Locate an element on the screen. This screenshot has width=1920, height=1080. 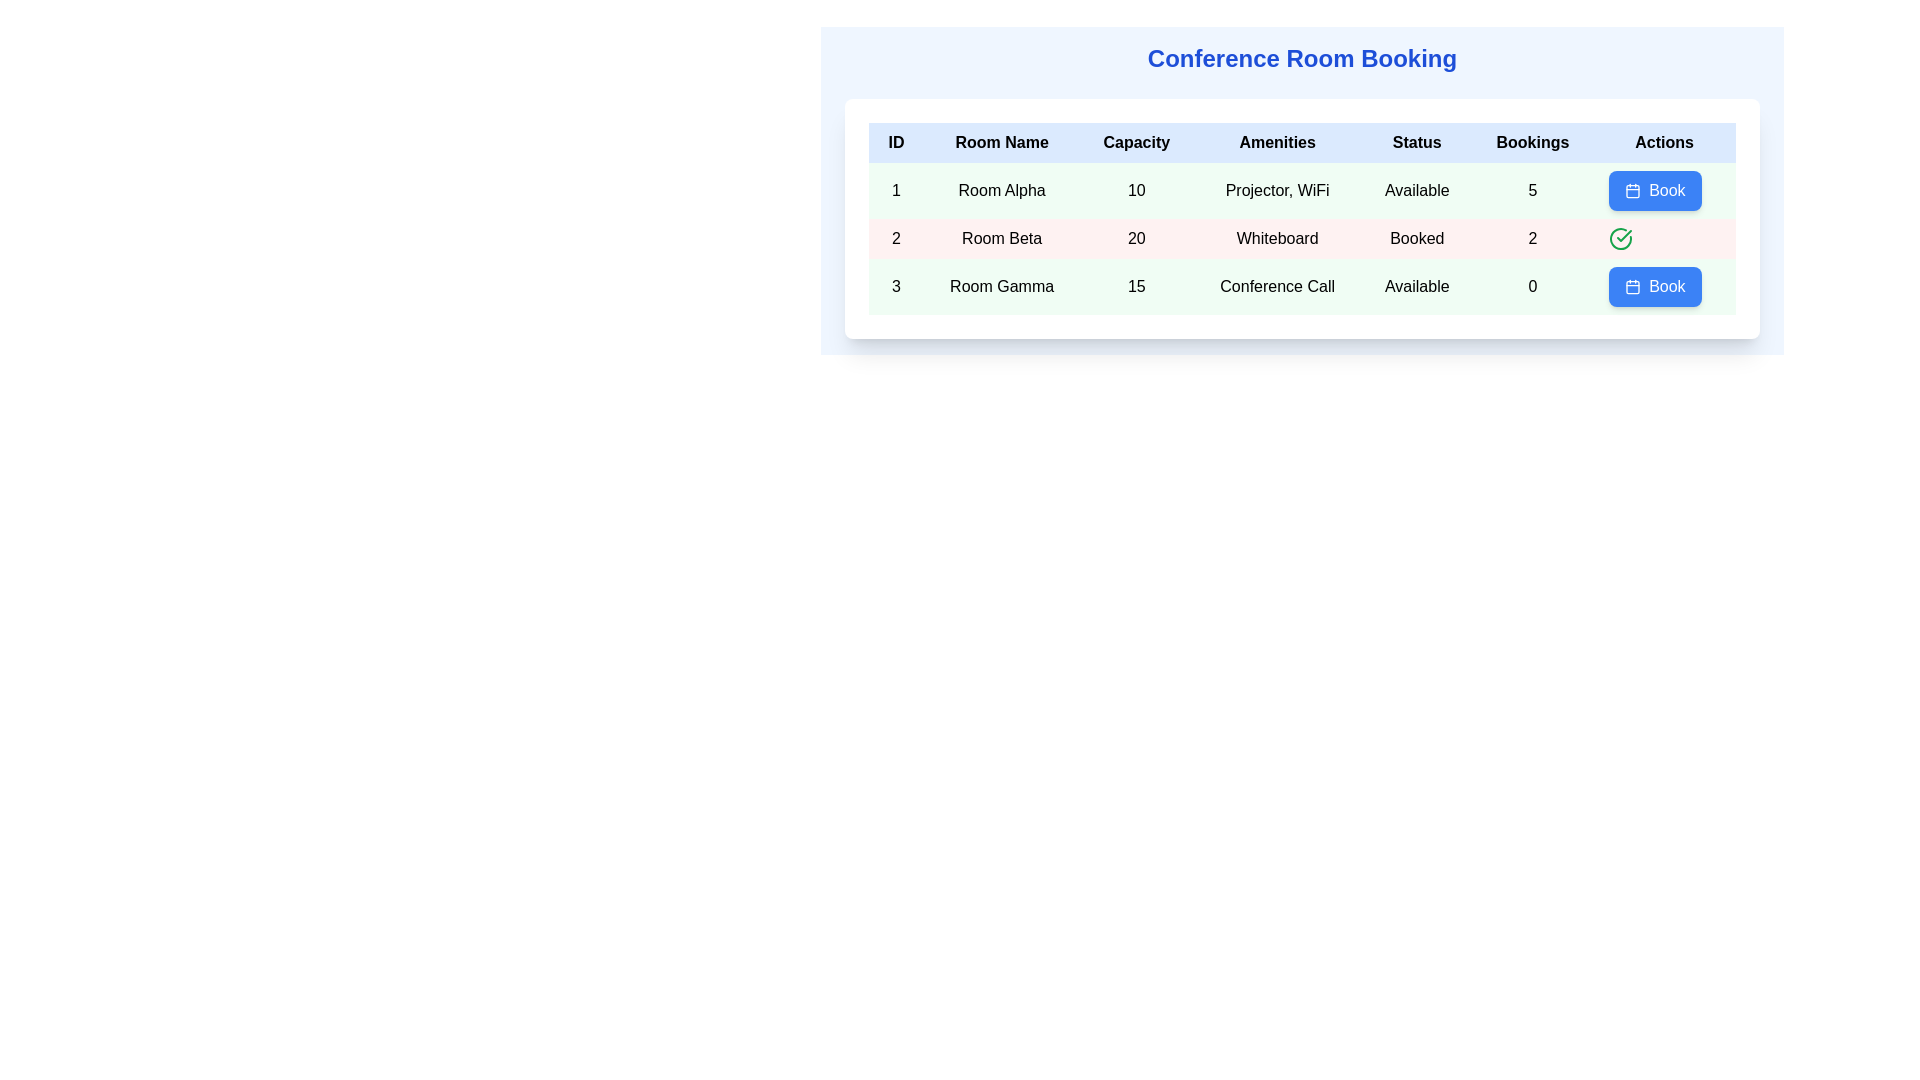
the numeric value '10' displayed under the 'Capacity' column for 'Room Alpha' in the first row of the table is located at coordinates (1136, 191).